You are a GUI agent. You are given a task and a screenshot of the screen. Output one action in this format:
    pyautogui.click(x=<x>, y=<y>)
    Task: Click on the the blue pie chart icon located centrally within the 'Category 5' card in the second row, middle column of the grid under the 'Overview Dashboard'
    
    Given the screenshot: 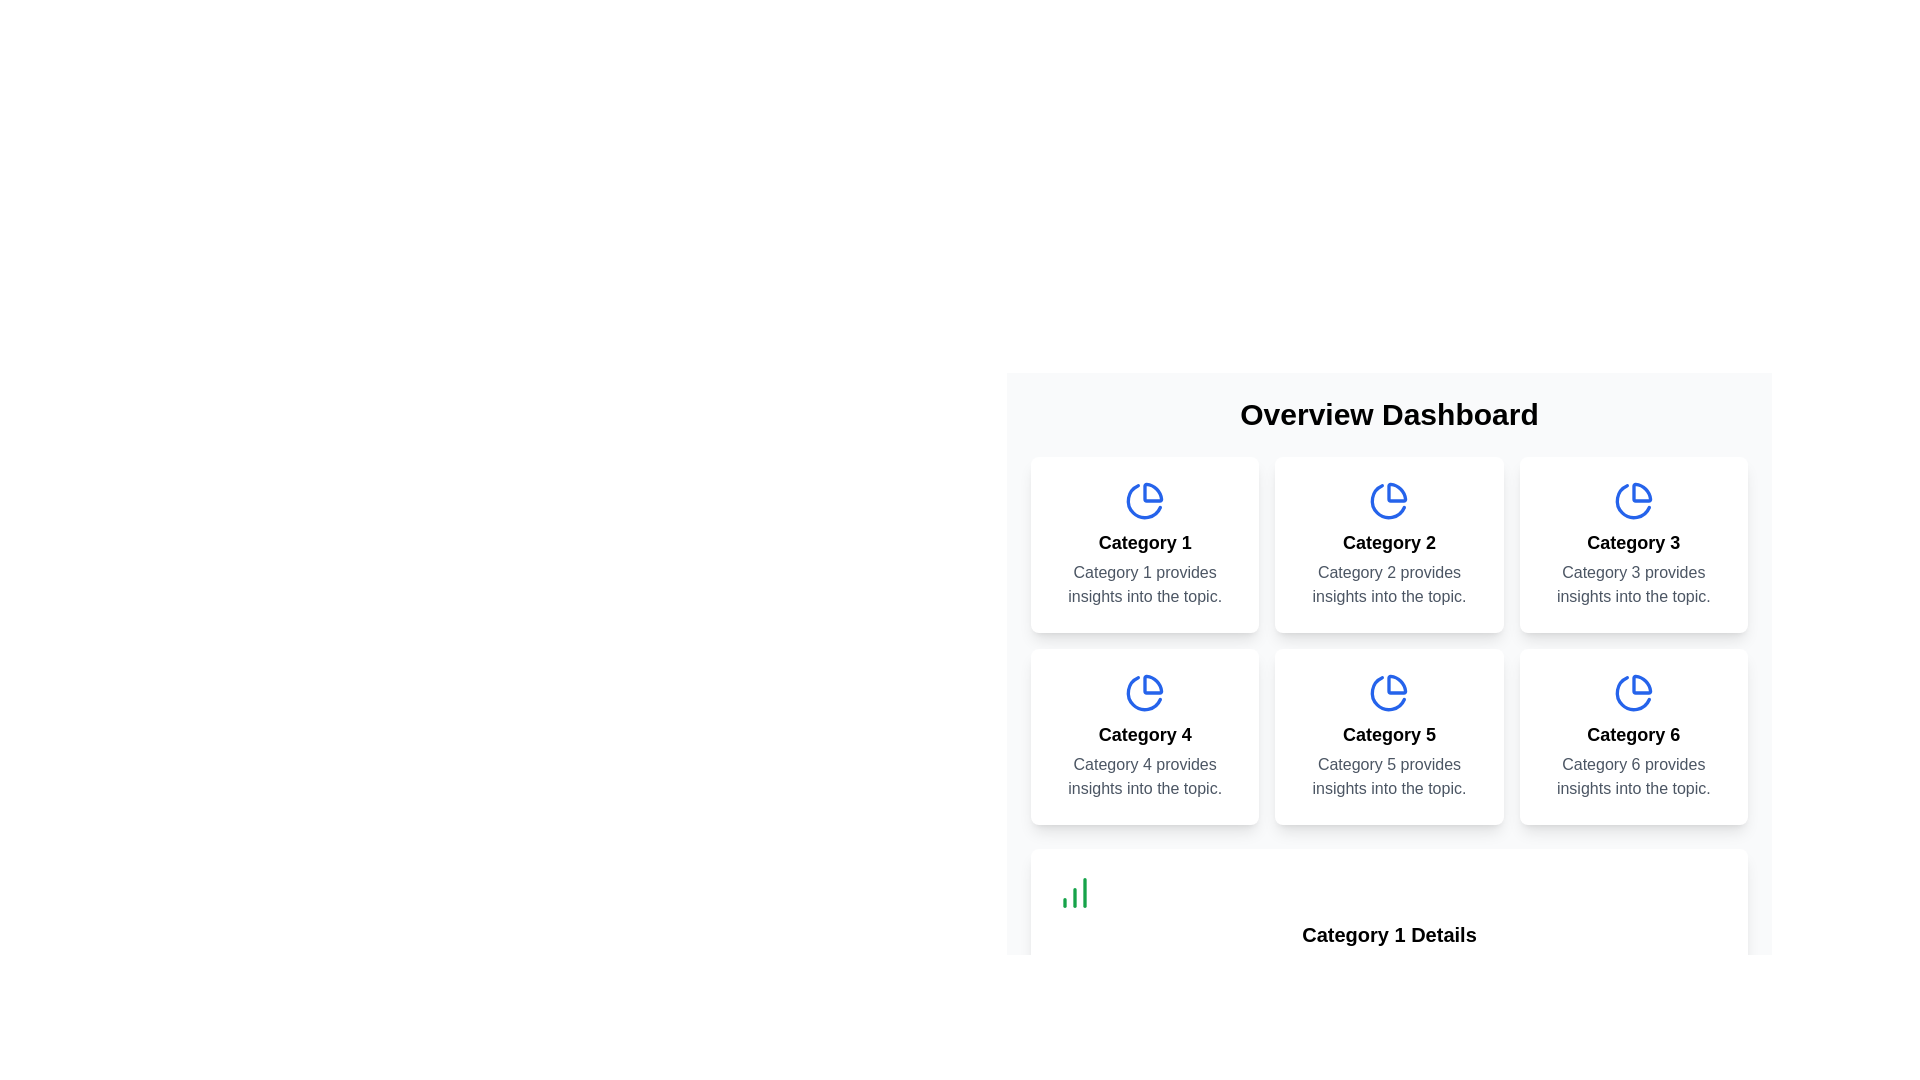 What is the action you would take?
    pyautogui.click(x=1388, y=692)
    